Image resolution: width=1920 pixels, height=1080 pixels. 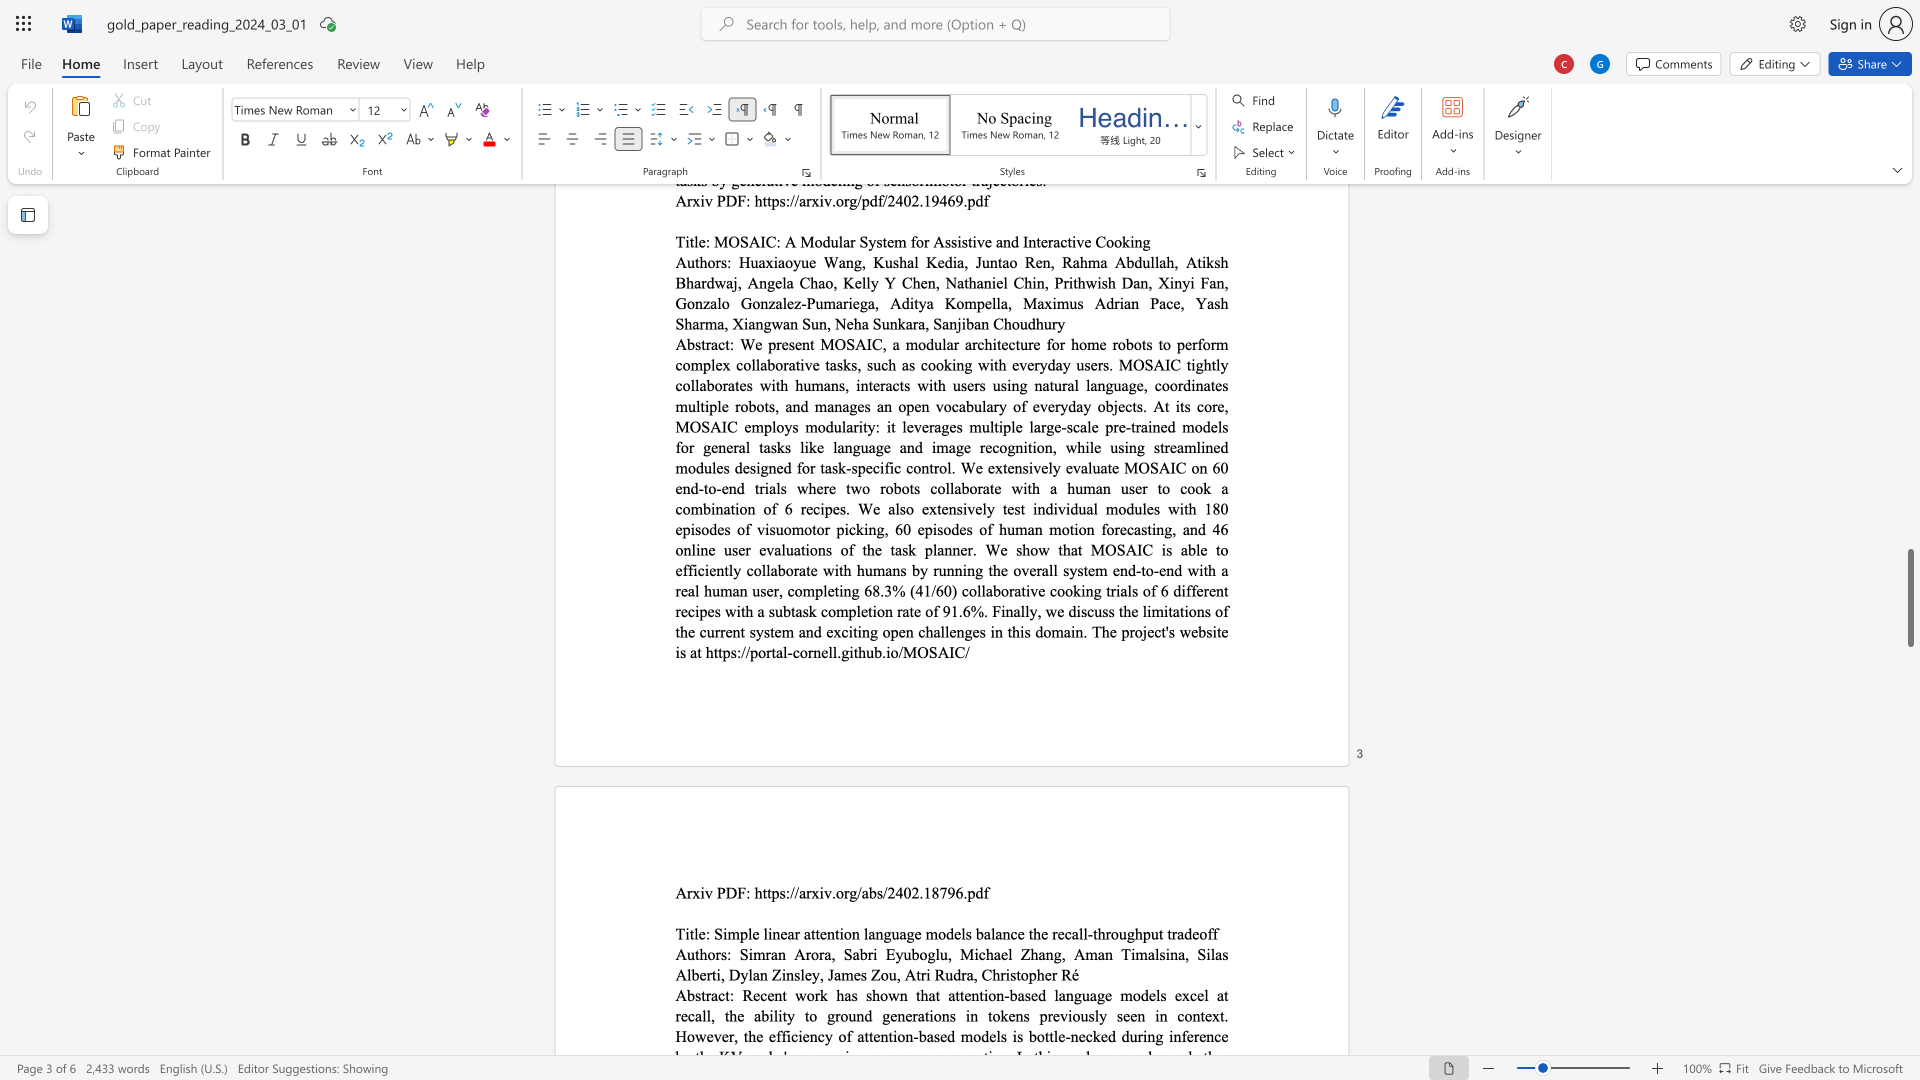 What do you see at coordinates (1909, 599) in the screenshot?
I see `the vertical scrollbar to raise the page content` at bounding box center [1909, 599].